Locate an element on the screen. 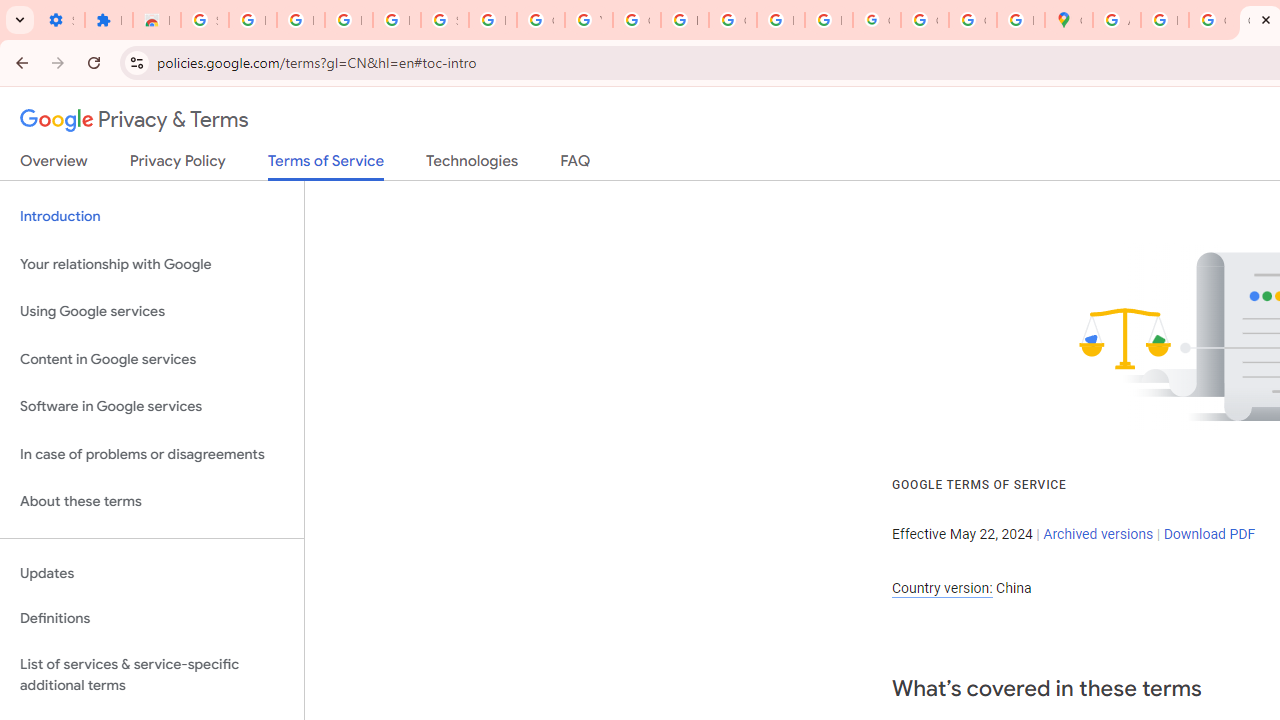 The height and width of the screenshot is (720, 1280). 'Privacy Policy' is located at coordinates (177, 164).